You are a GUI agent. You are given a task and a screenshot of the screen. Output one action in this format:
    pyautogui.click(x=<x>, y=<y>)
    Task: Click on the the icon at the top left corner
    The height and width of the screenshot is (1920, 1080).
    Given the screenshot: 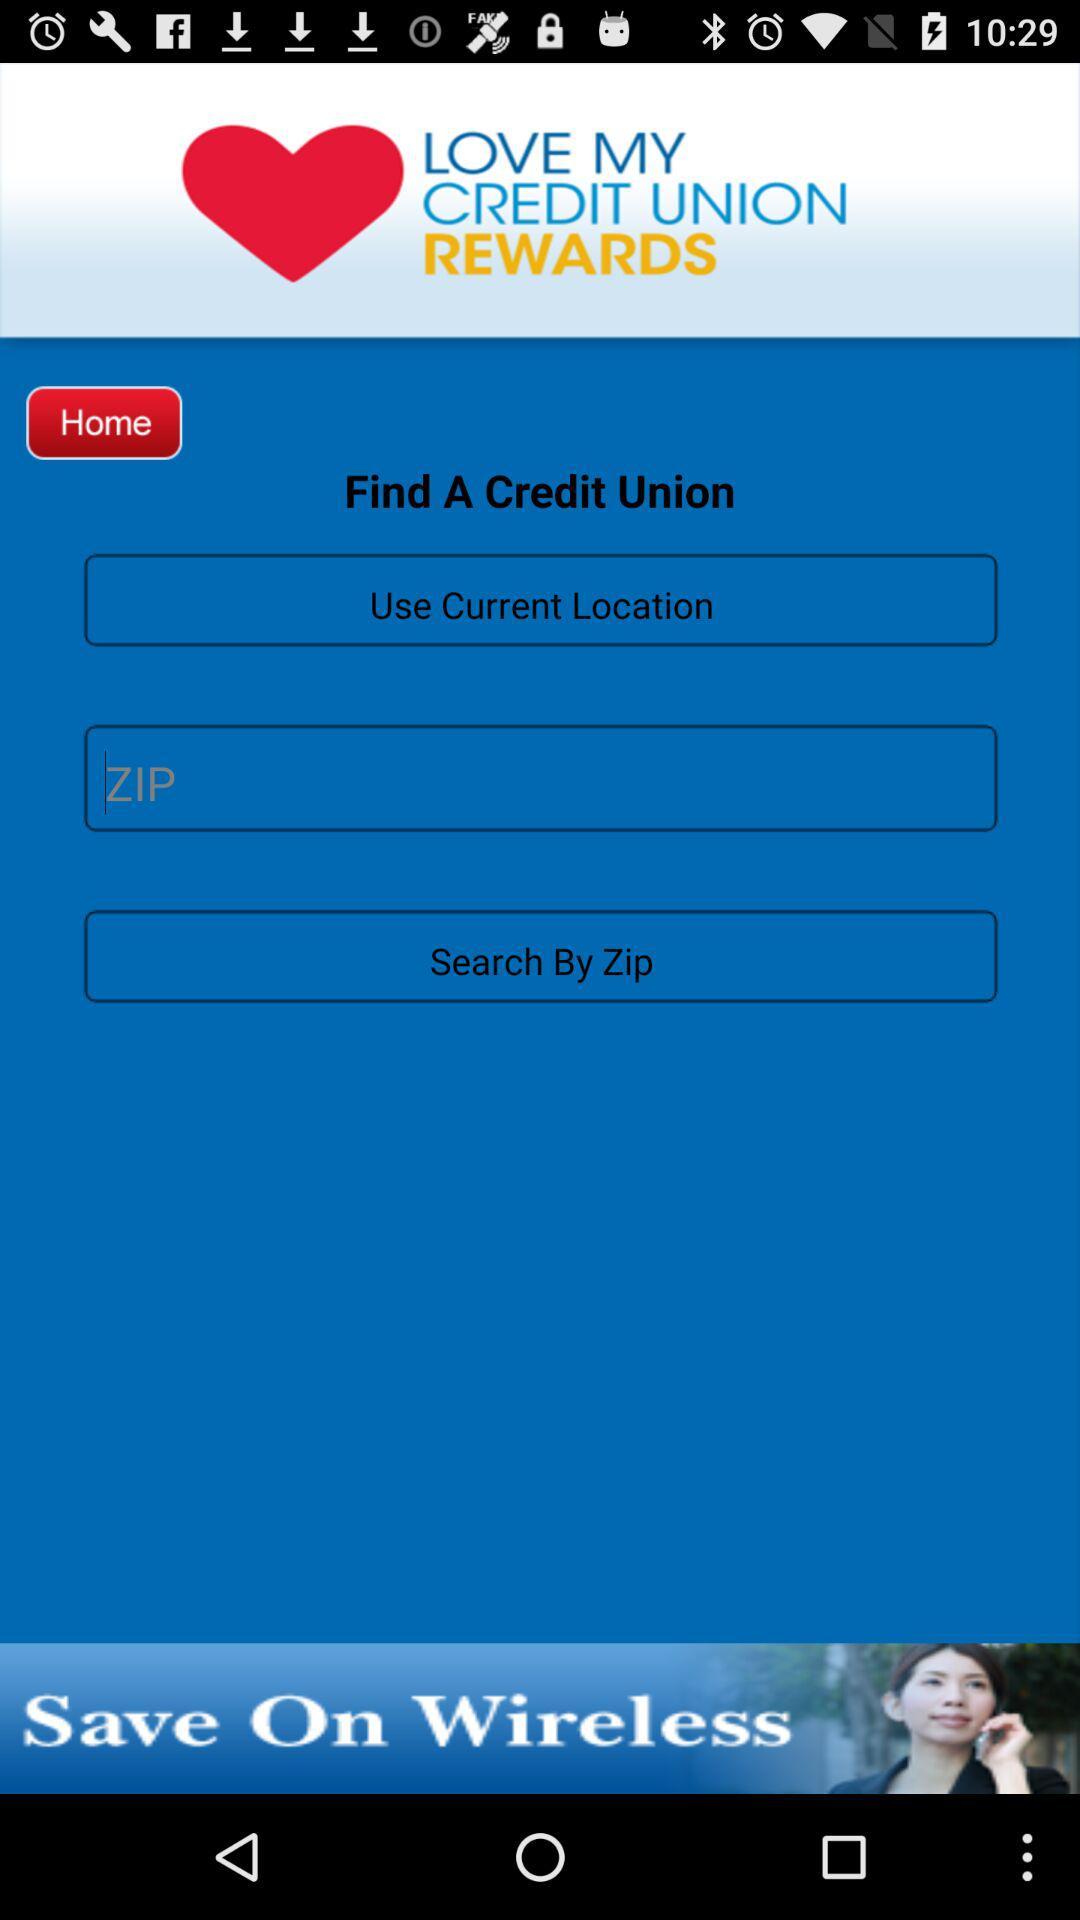 What is the action you would take?
    pyautogui.click(x=104, y=421)
    